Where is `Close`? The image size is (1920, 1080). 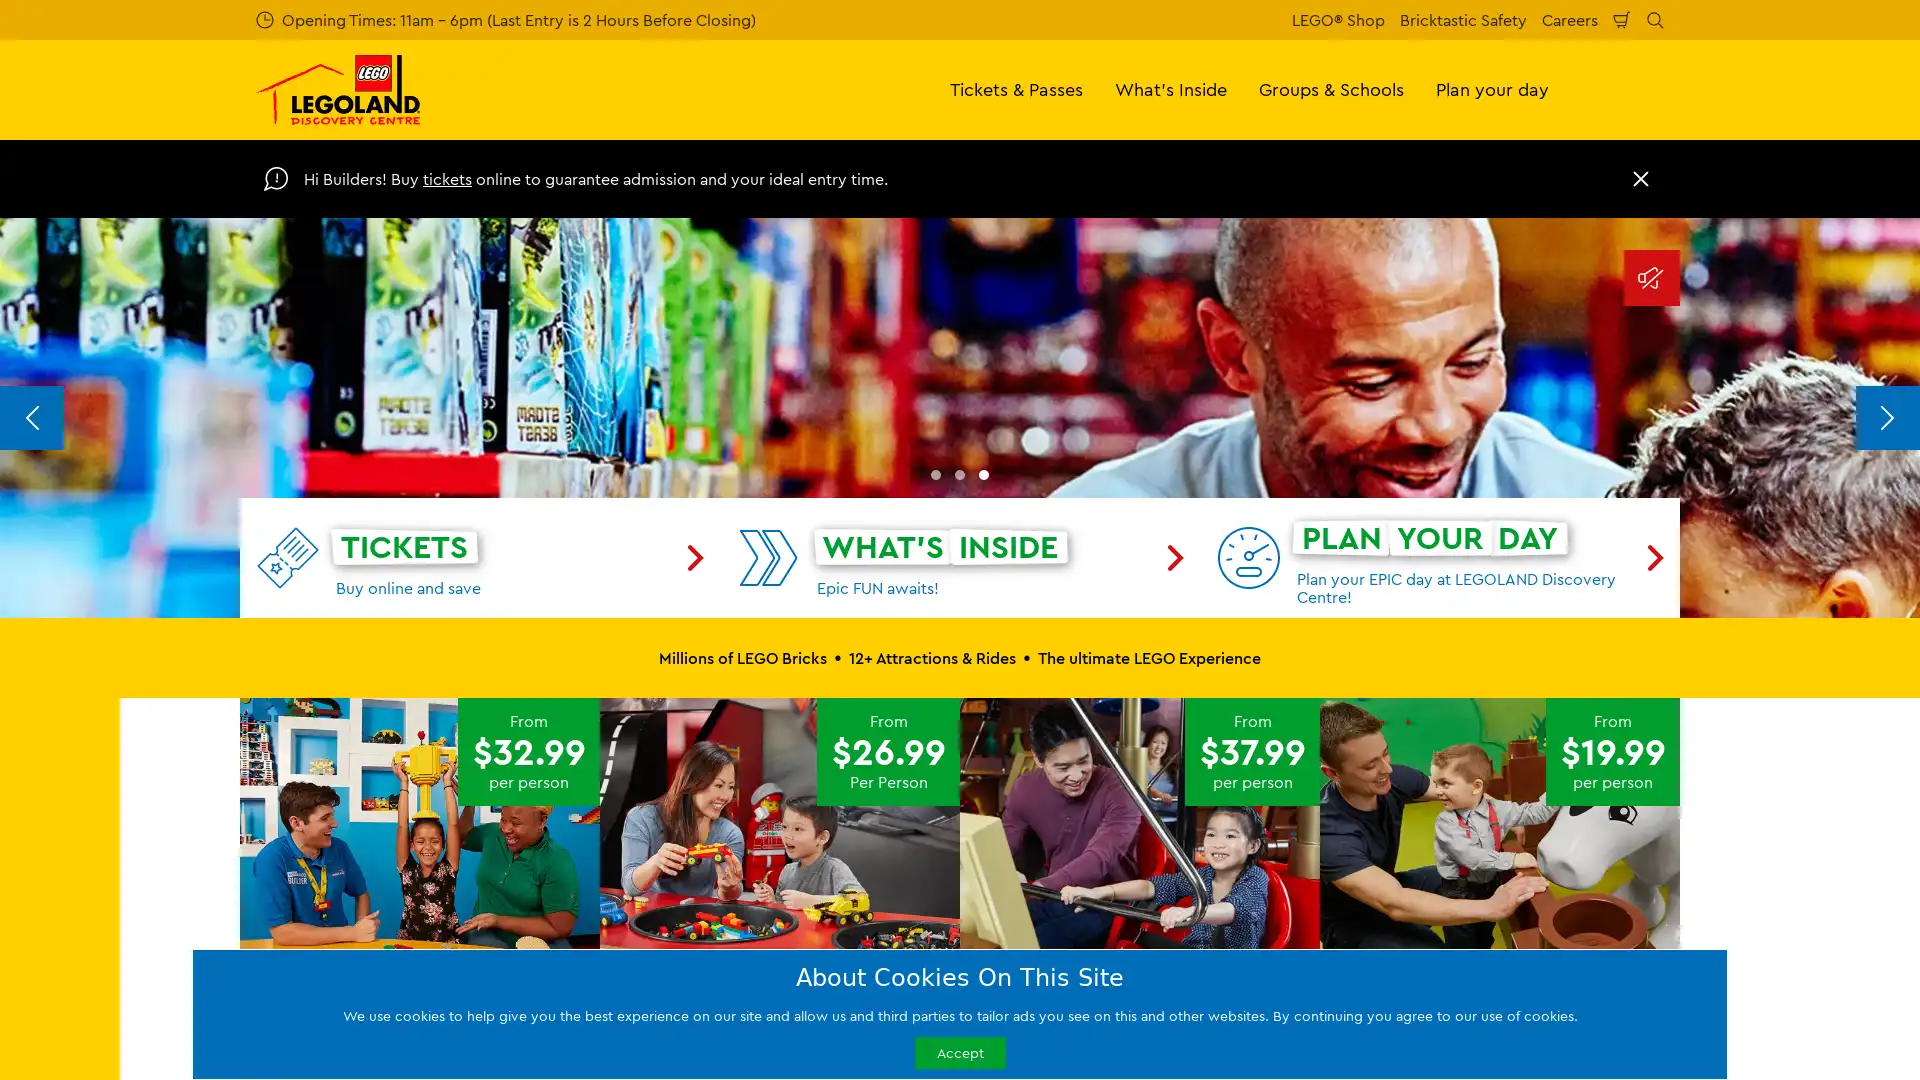 Close is located at coordinates (1641, 177).